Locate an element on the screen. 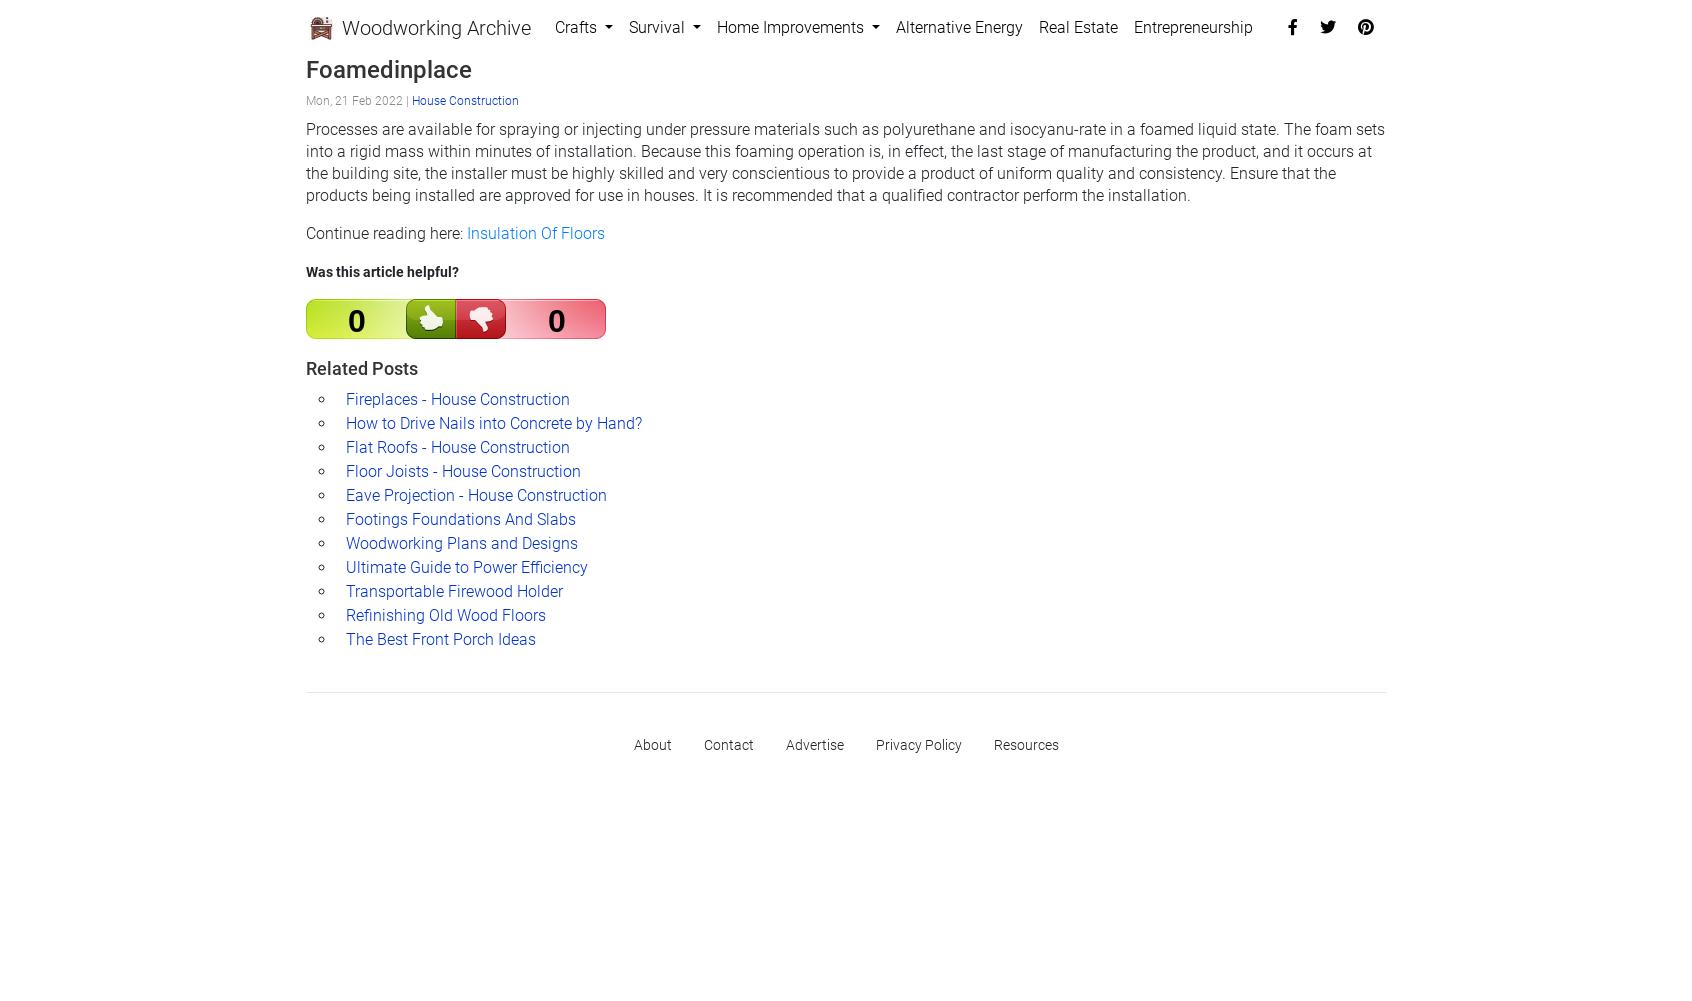  'Resources' is located at coordinates (1024, 744).